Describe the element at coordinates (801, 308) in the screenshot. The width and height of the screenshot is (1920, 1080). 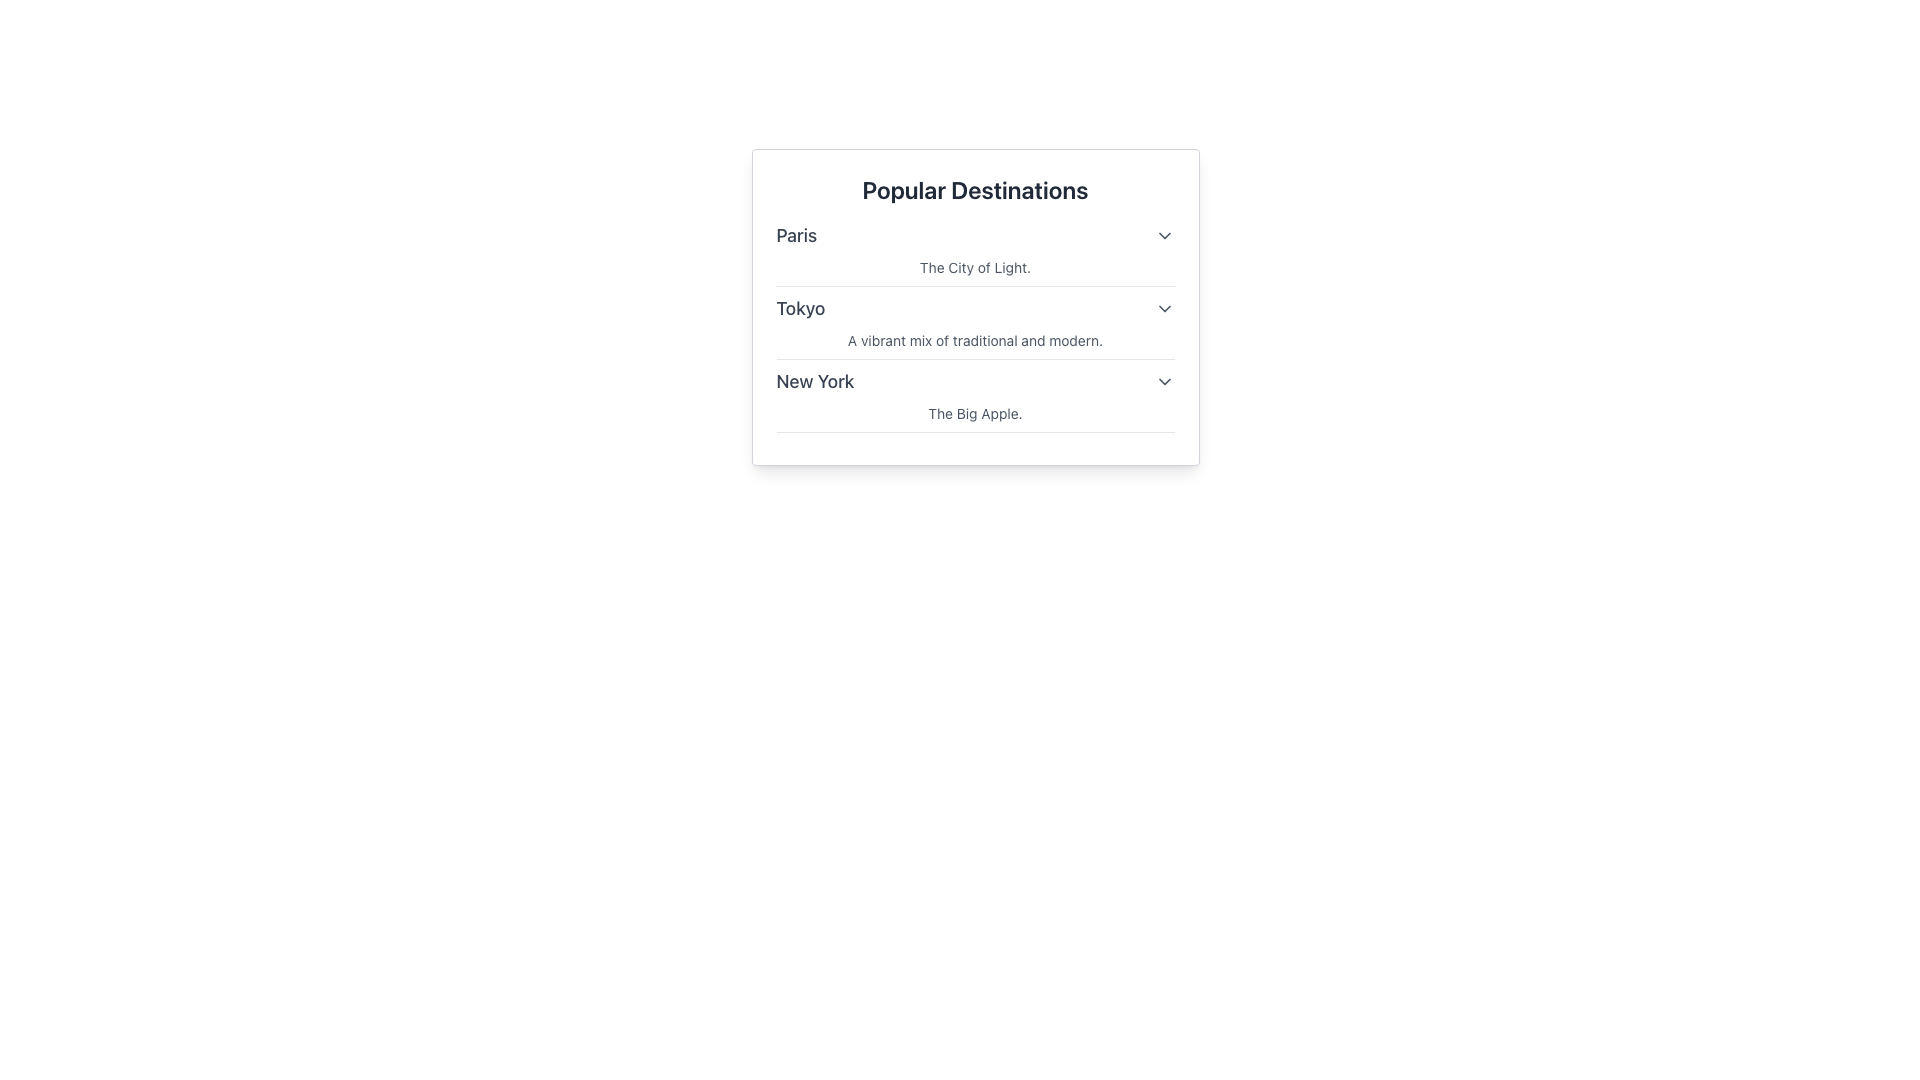
I see `text label displaying 'Tokyo' which is the header for the second destination under 'Popular Destinations'` at that location.